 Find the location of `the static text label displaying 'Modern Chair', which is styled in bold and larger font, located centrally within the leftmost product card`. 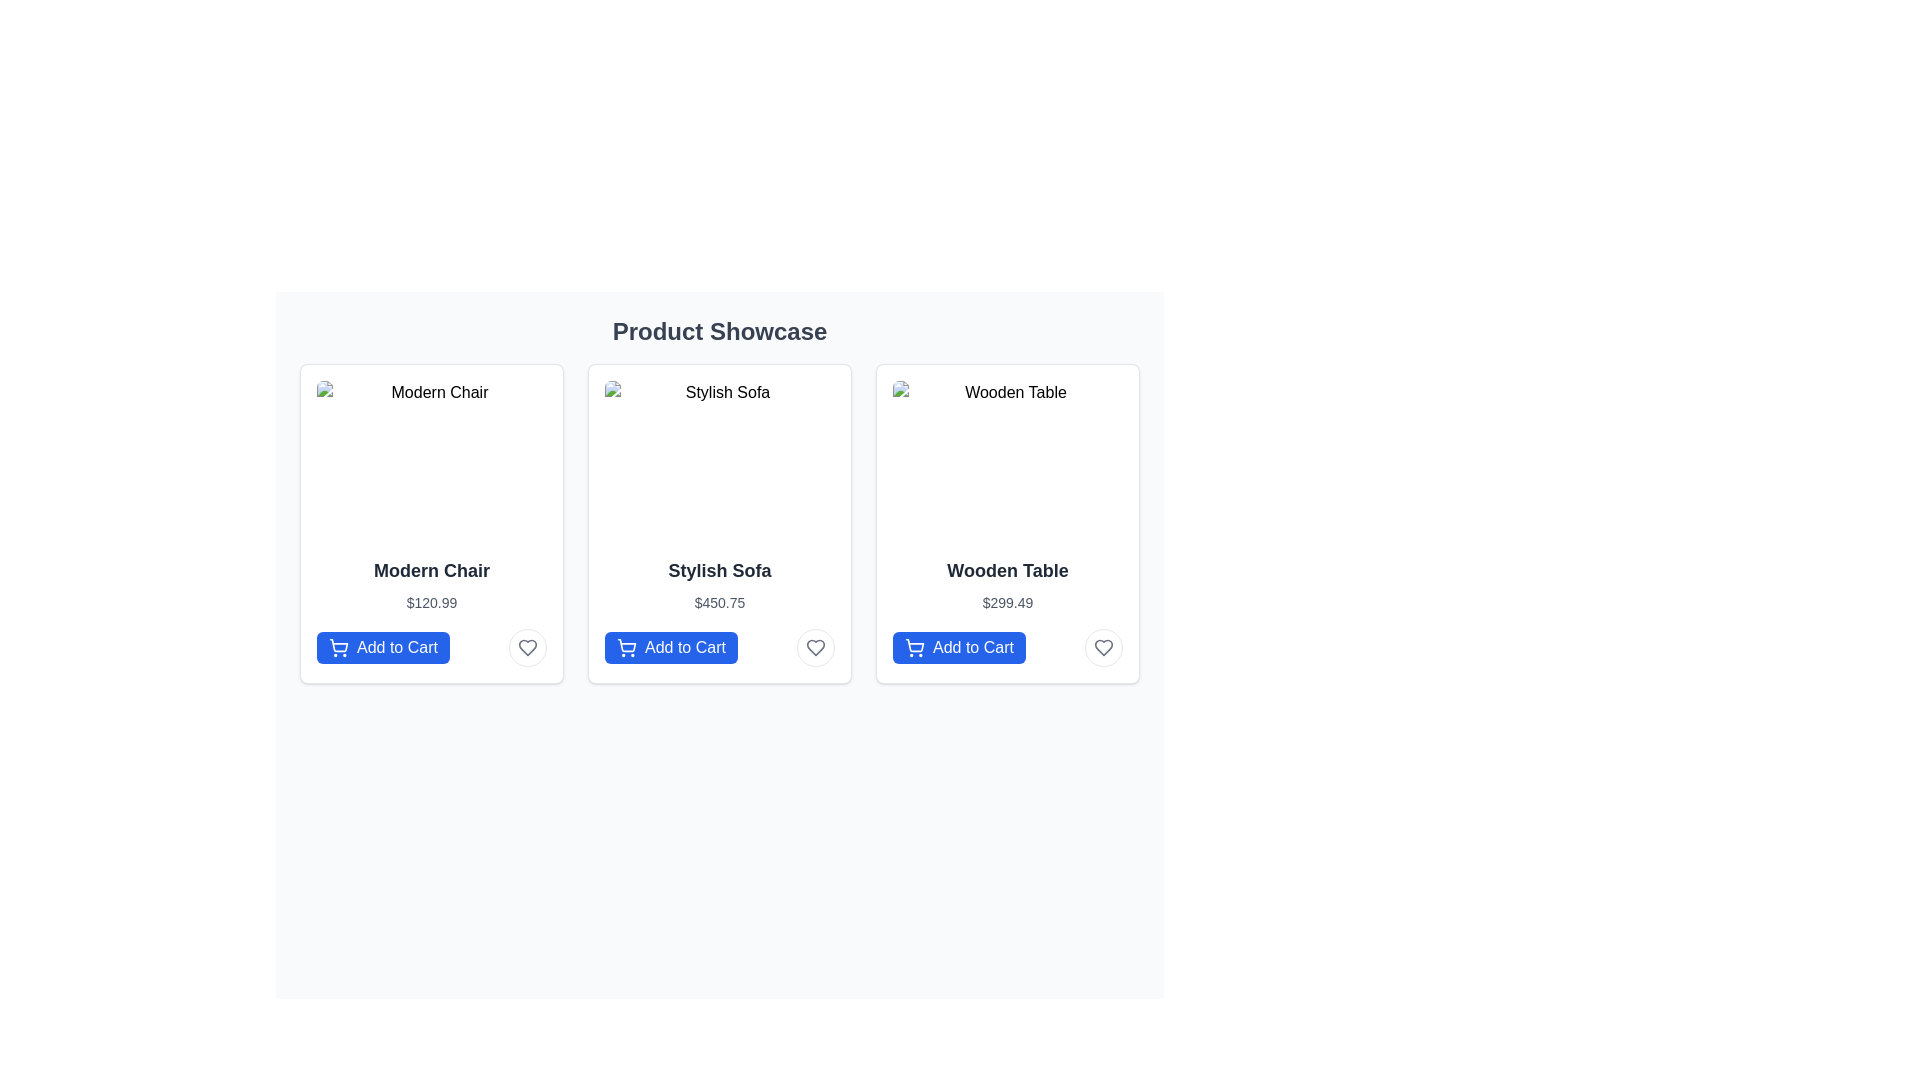

the static text label displaying 'Modern Chair', which is styled in bold and larger font, located centrally within the leftmost product card is located at coordinates (431, 570).